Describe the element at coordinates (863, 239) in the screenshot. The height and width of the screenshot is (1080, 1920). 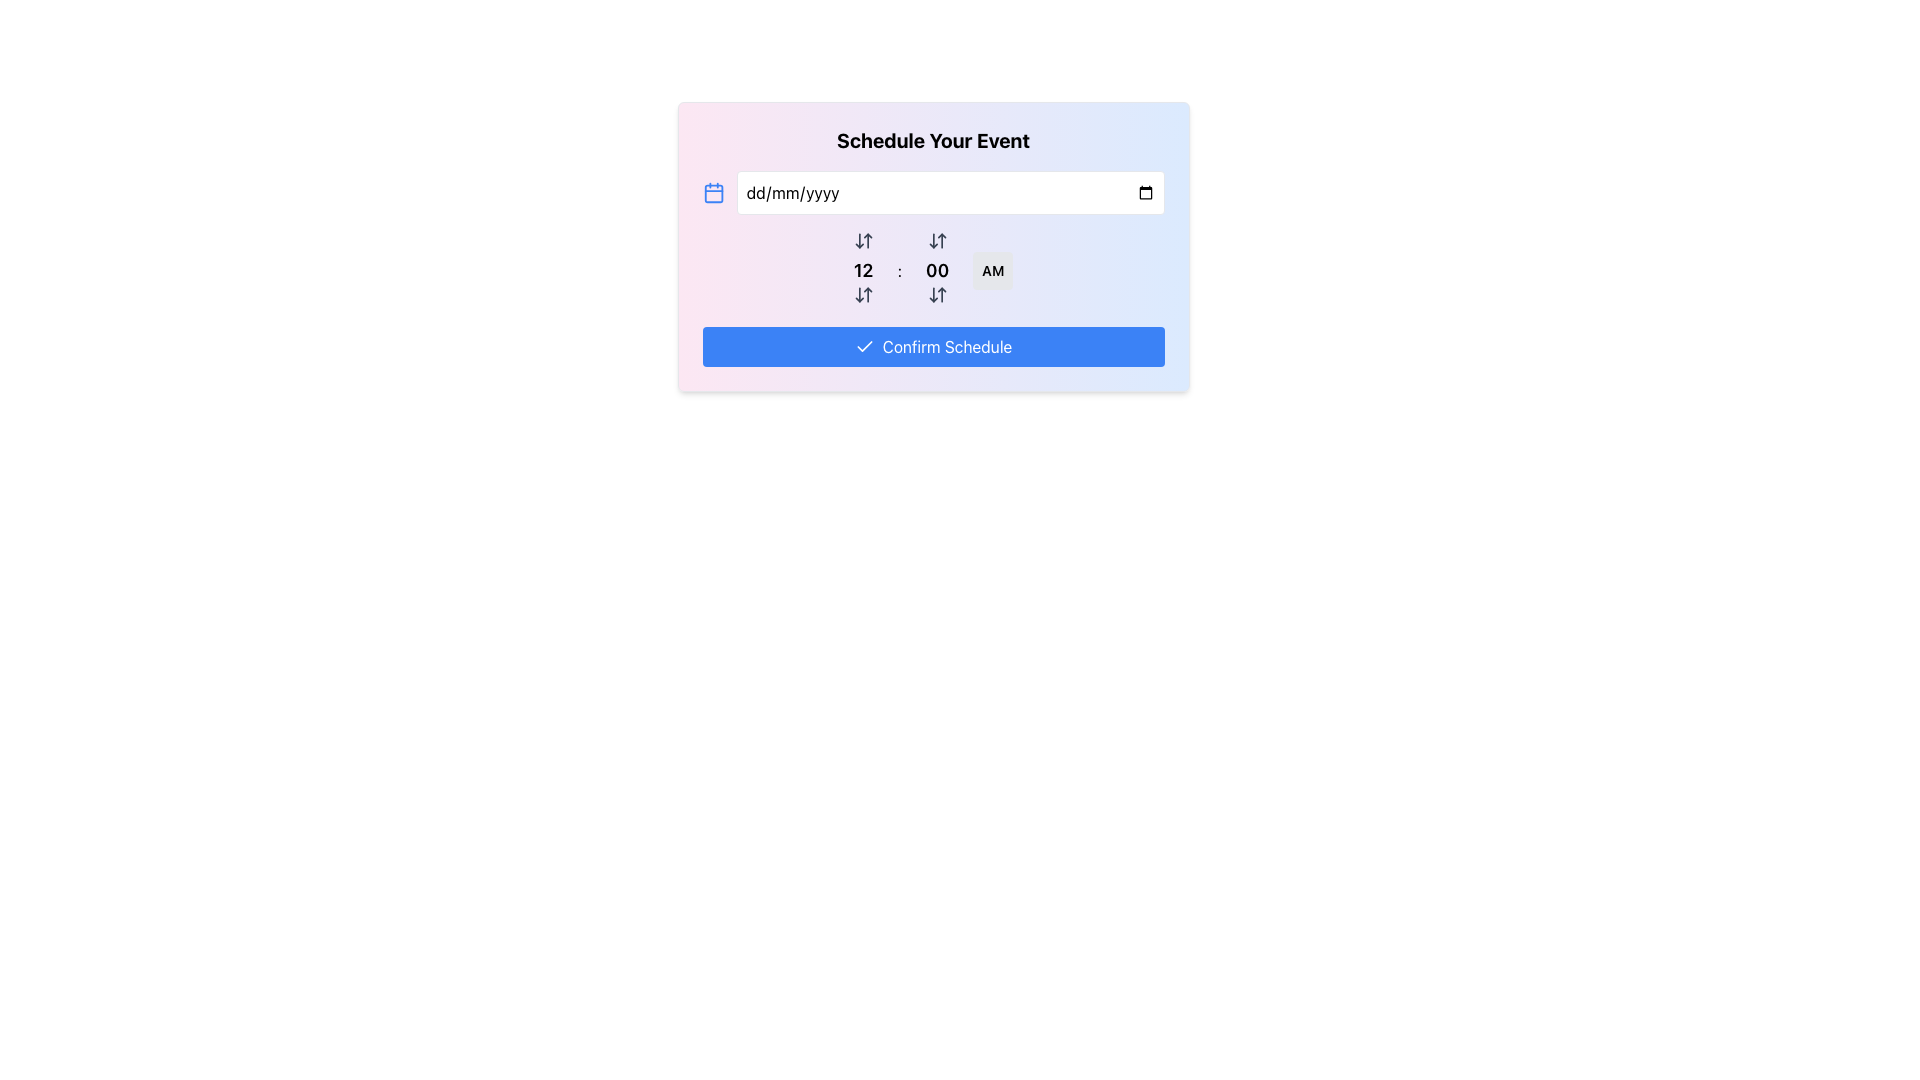
I see `the sorting icon with up and down arrows located above the '12' indicator in the scheduling interface` at that location.